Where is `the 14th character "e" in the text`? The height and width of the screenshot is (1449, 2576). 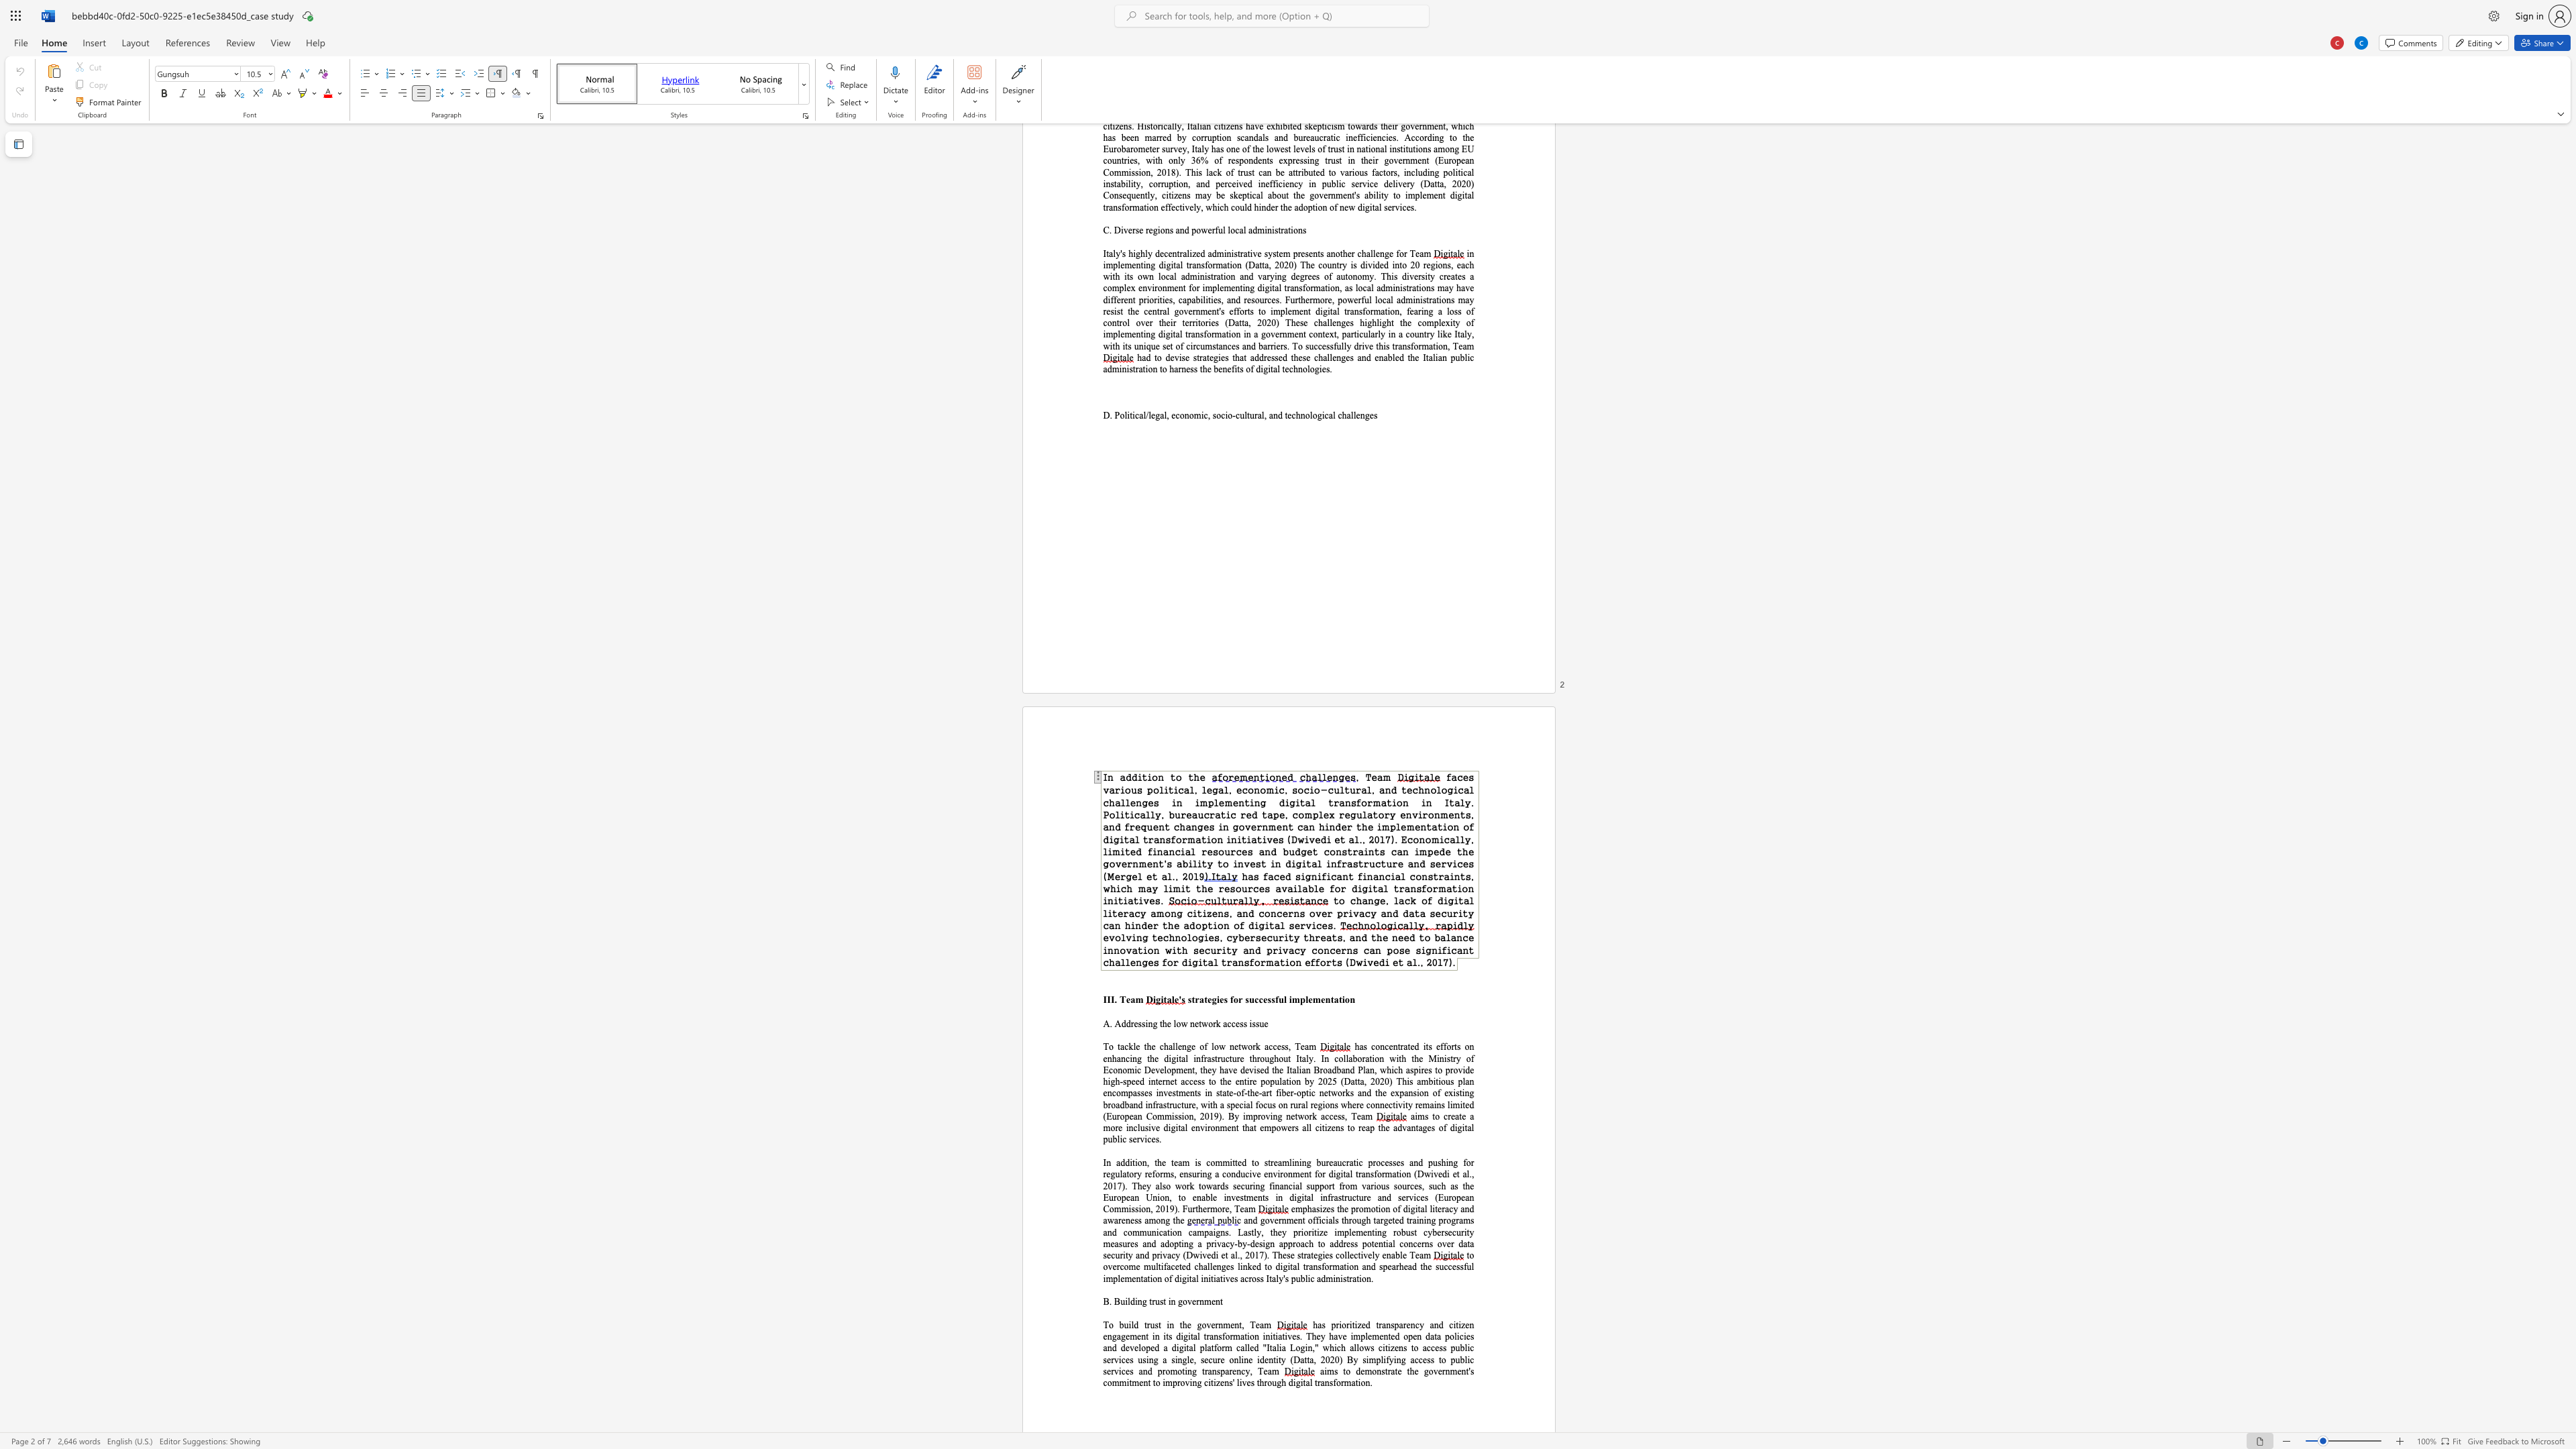 the 14th character "e" in the text is located at coordinates (1188, 368).